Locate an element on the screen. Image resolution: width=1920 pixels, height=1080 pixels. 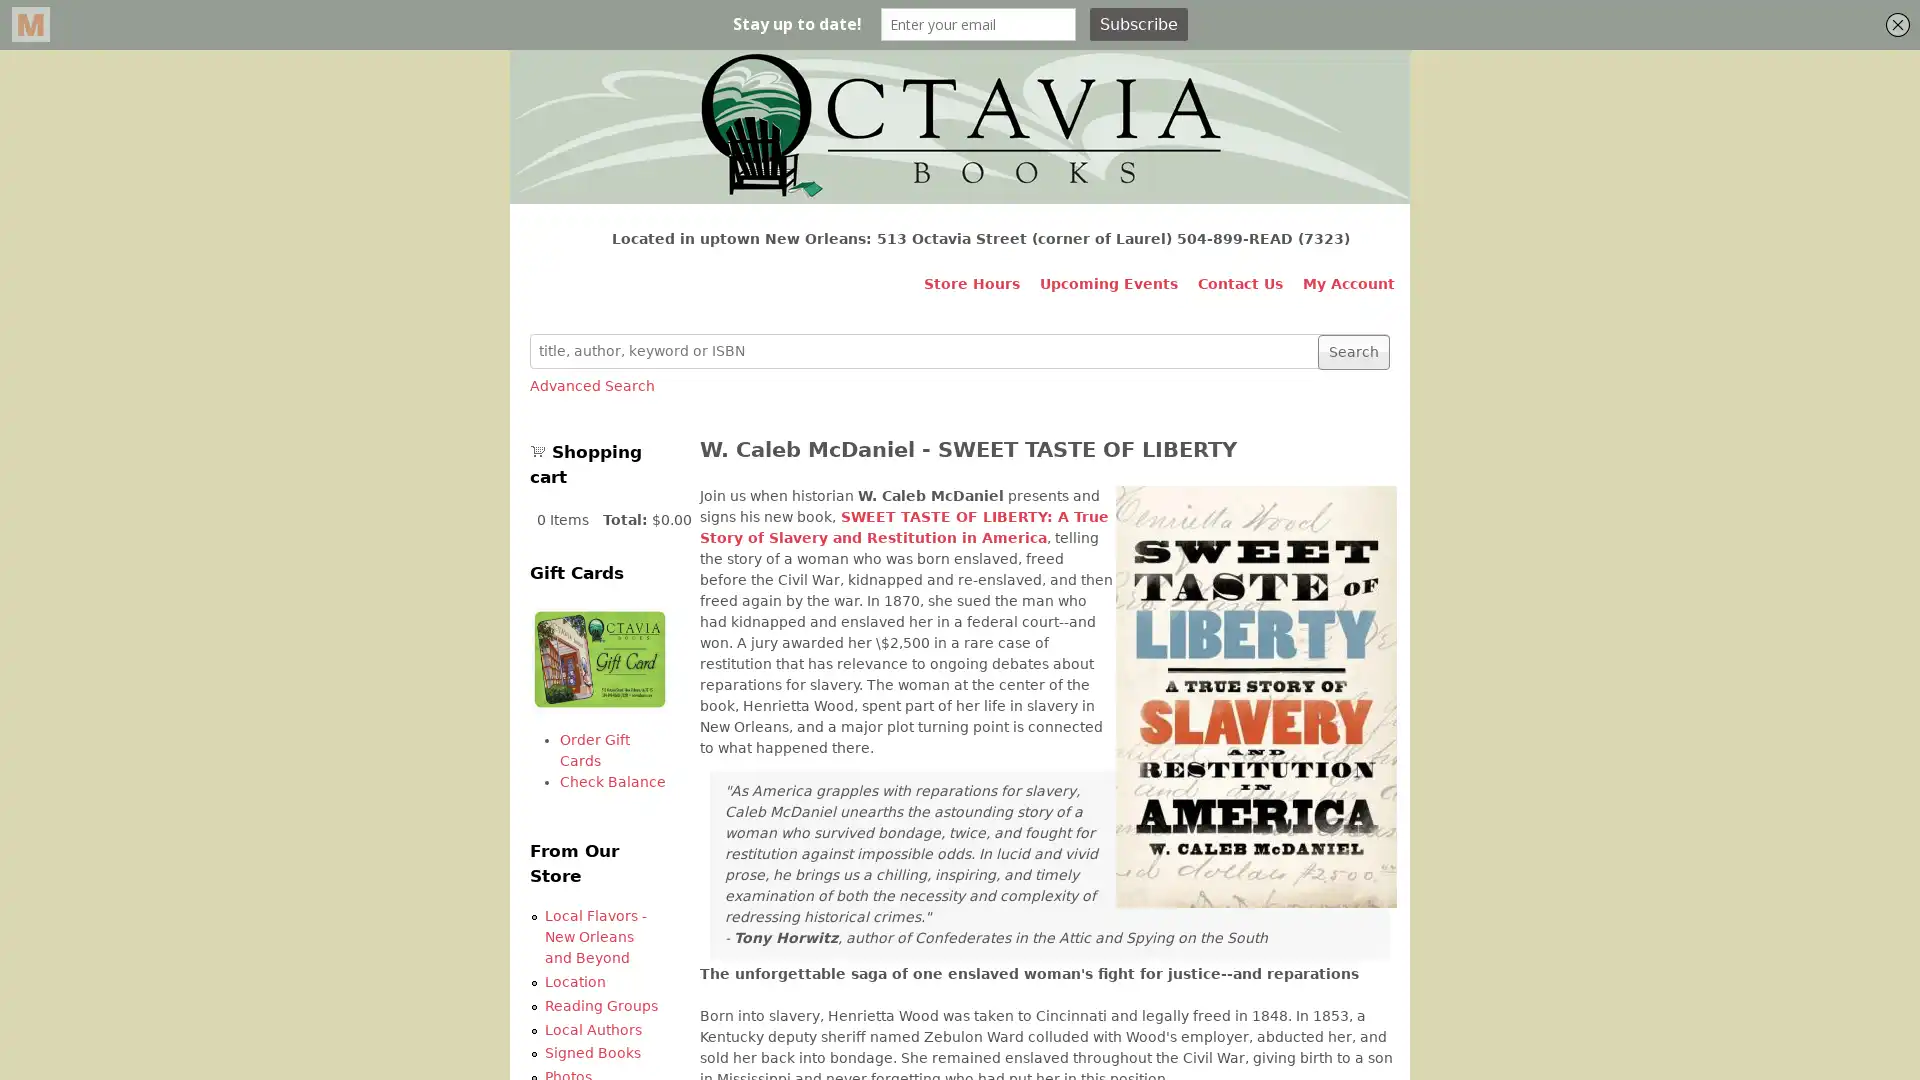
Search is located at coordinates (1353, 350).